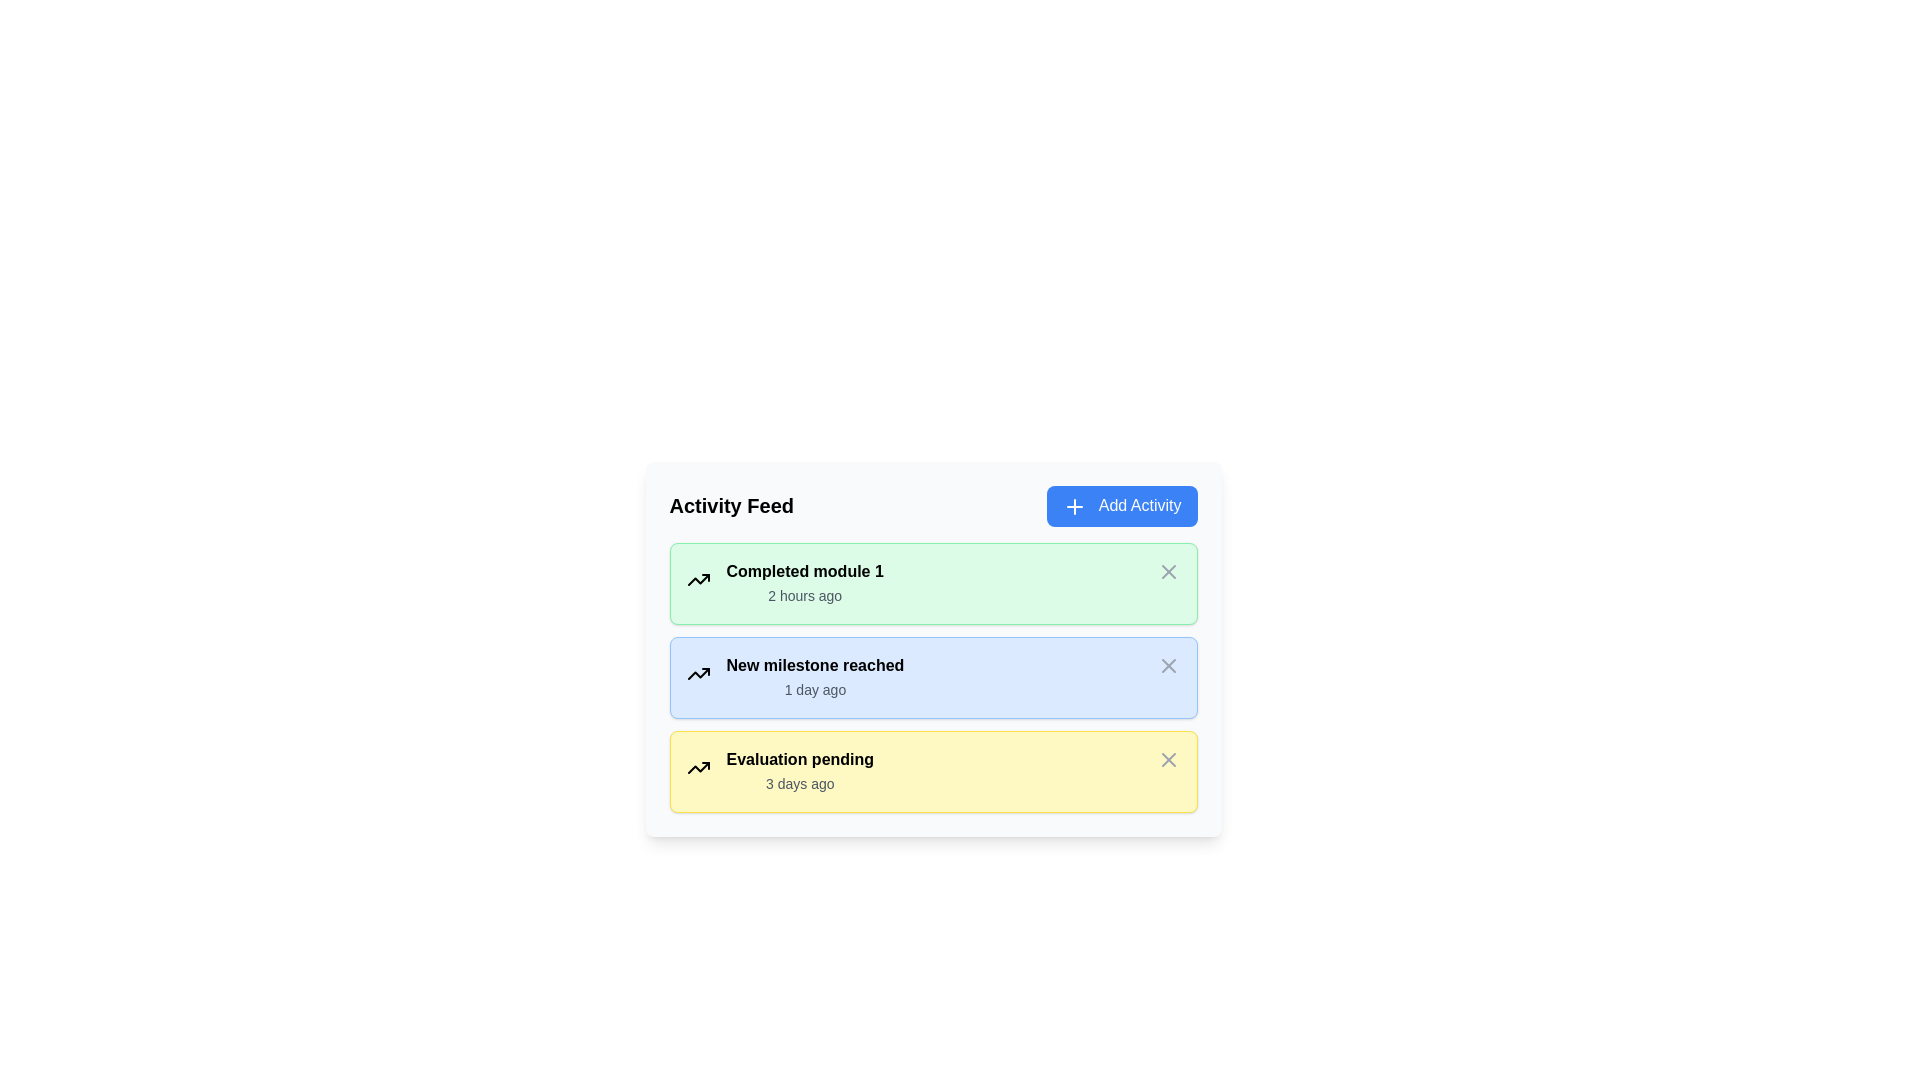  Describe the element at coordinates (932, 770) in the screenshot. I see `information displayed in the Notification card that shows 'Evaluation pending' and was posted '3 days ago', located at the bottom of the activity feed` at that location.